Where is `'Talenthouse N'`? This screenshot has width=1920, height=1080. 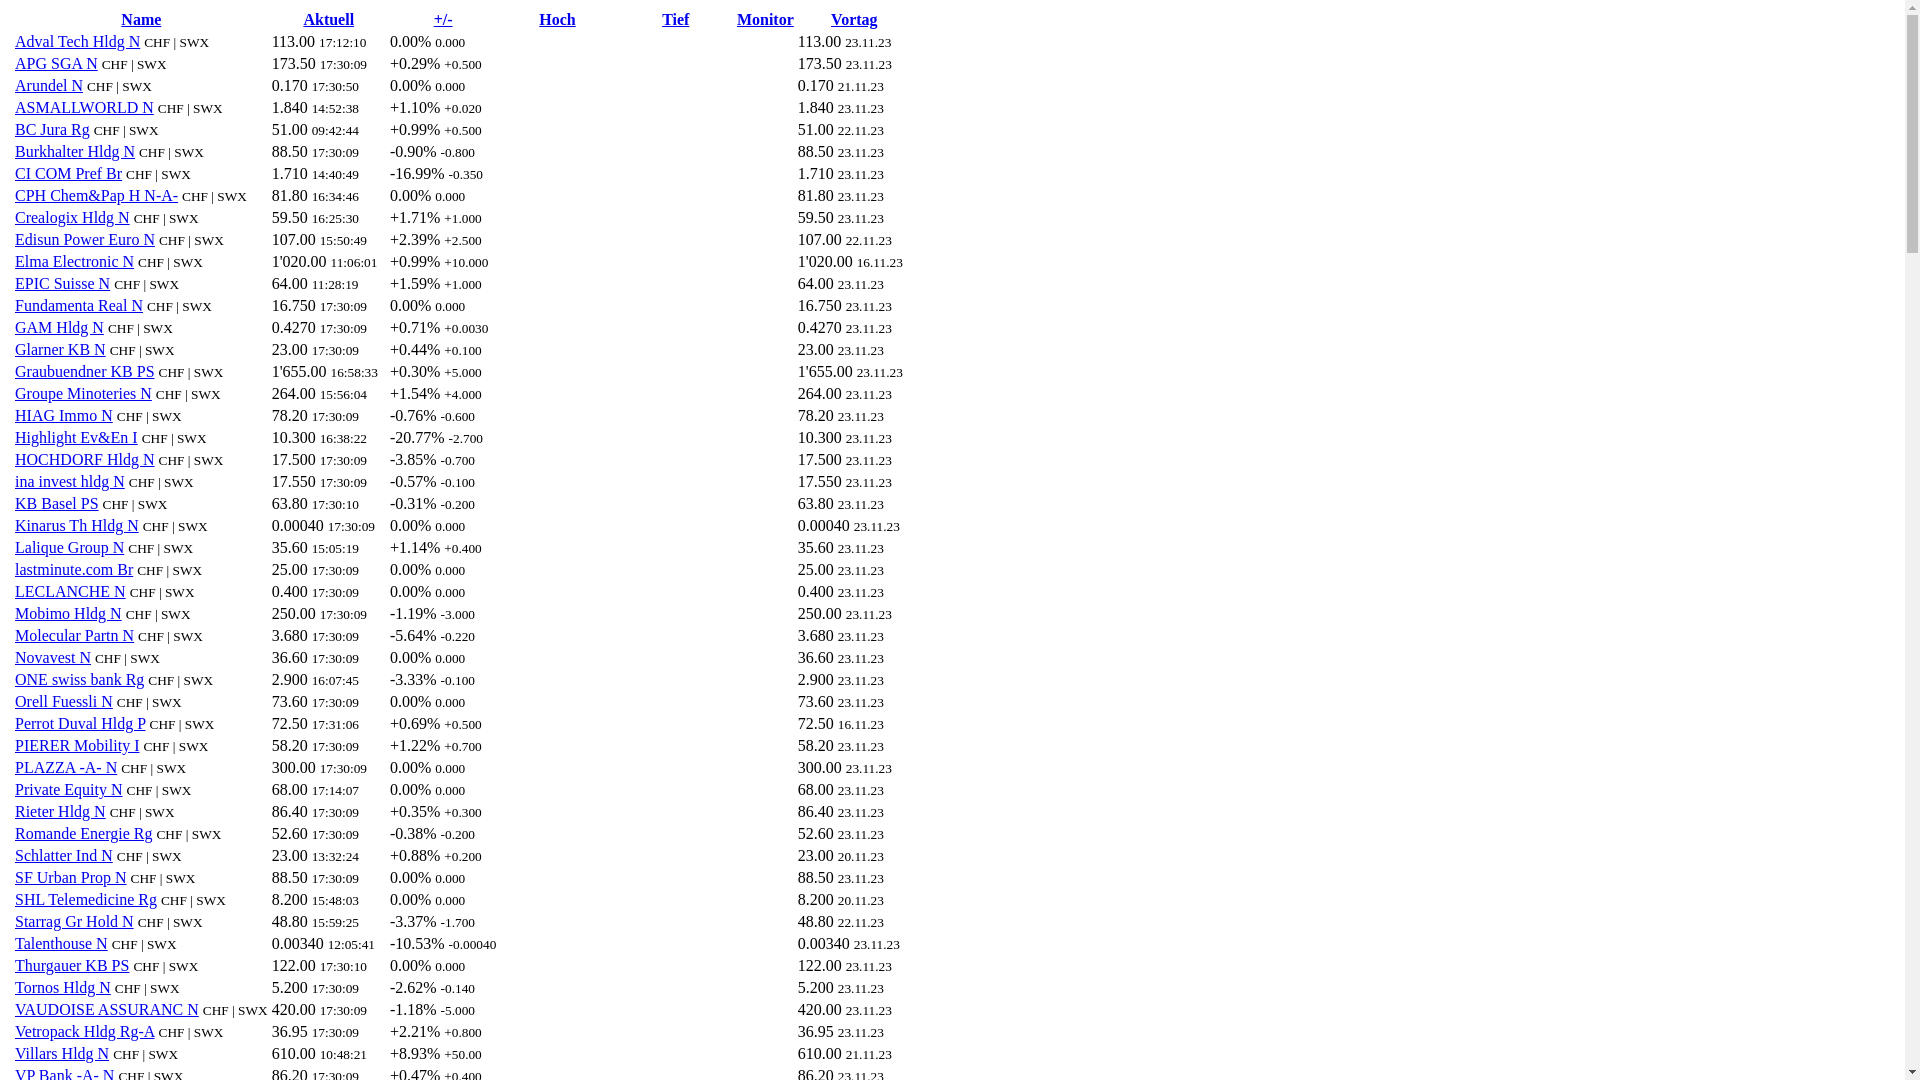 'Talenthouse N' is located at coordinates (14, 943).